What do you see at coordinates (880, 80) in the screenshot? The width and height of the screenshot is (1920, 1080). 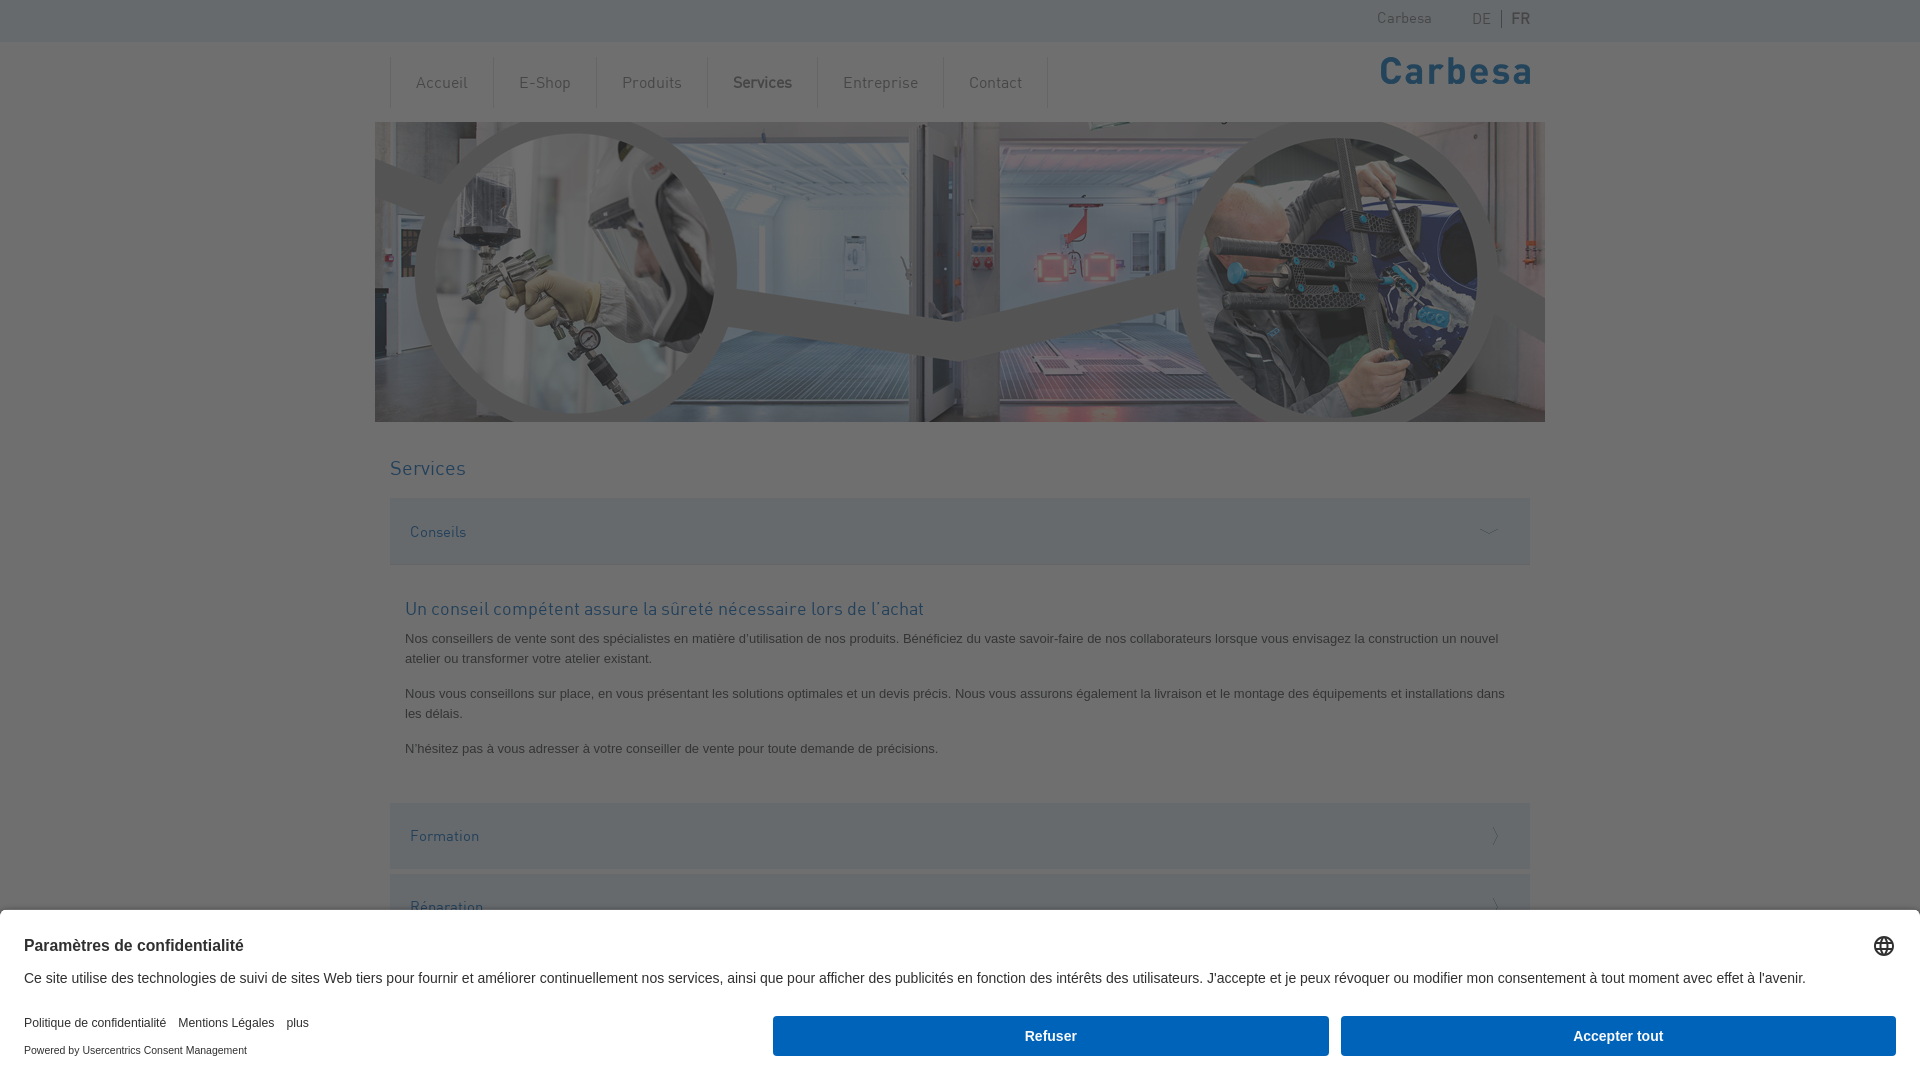 I see `'Entreprise'` at bounding box center [880, 80].